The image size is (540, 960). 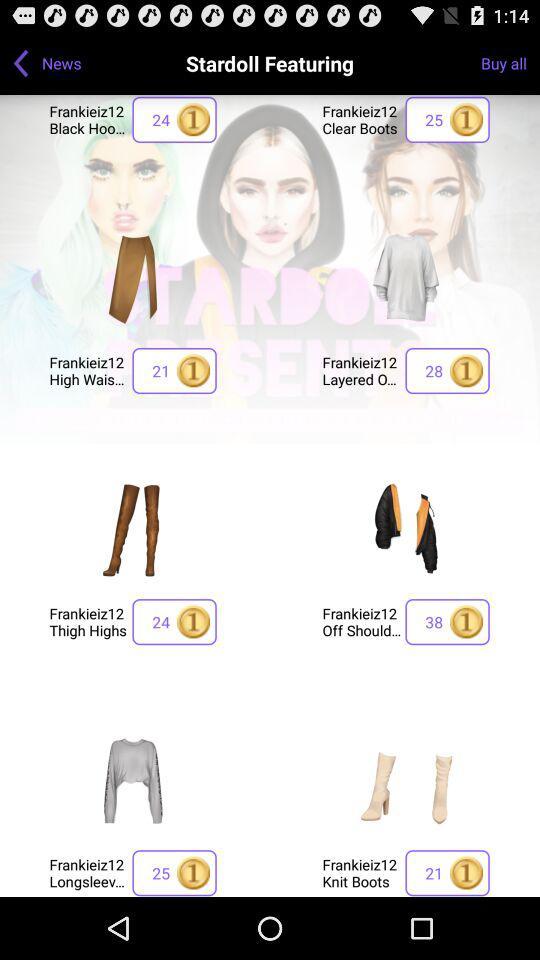 I want to click on the frankieiz12 longsleeve with icon, so click(x=87, y=872).